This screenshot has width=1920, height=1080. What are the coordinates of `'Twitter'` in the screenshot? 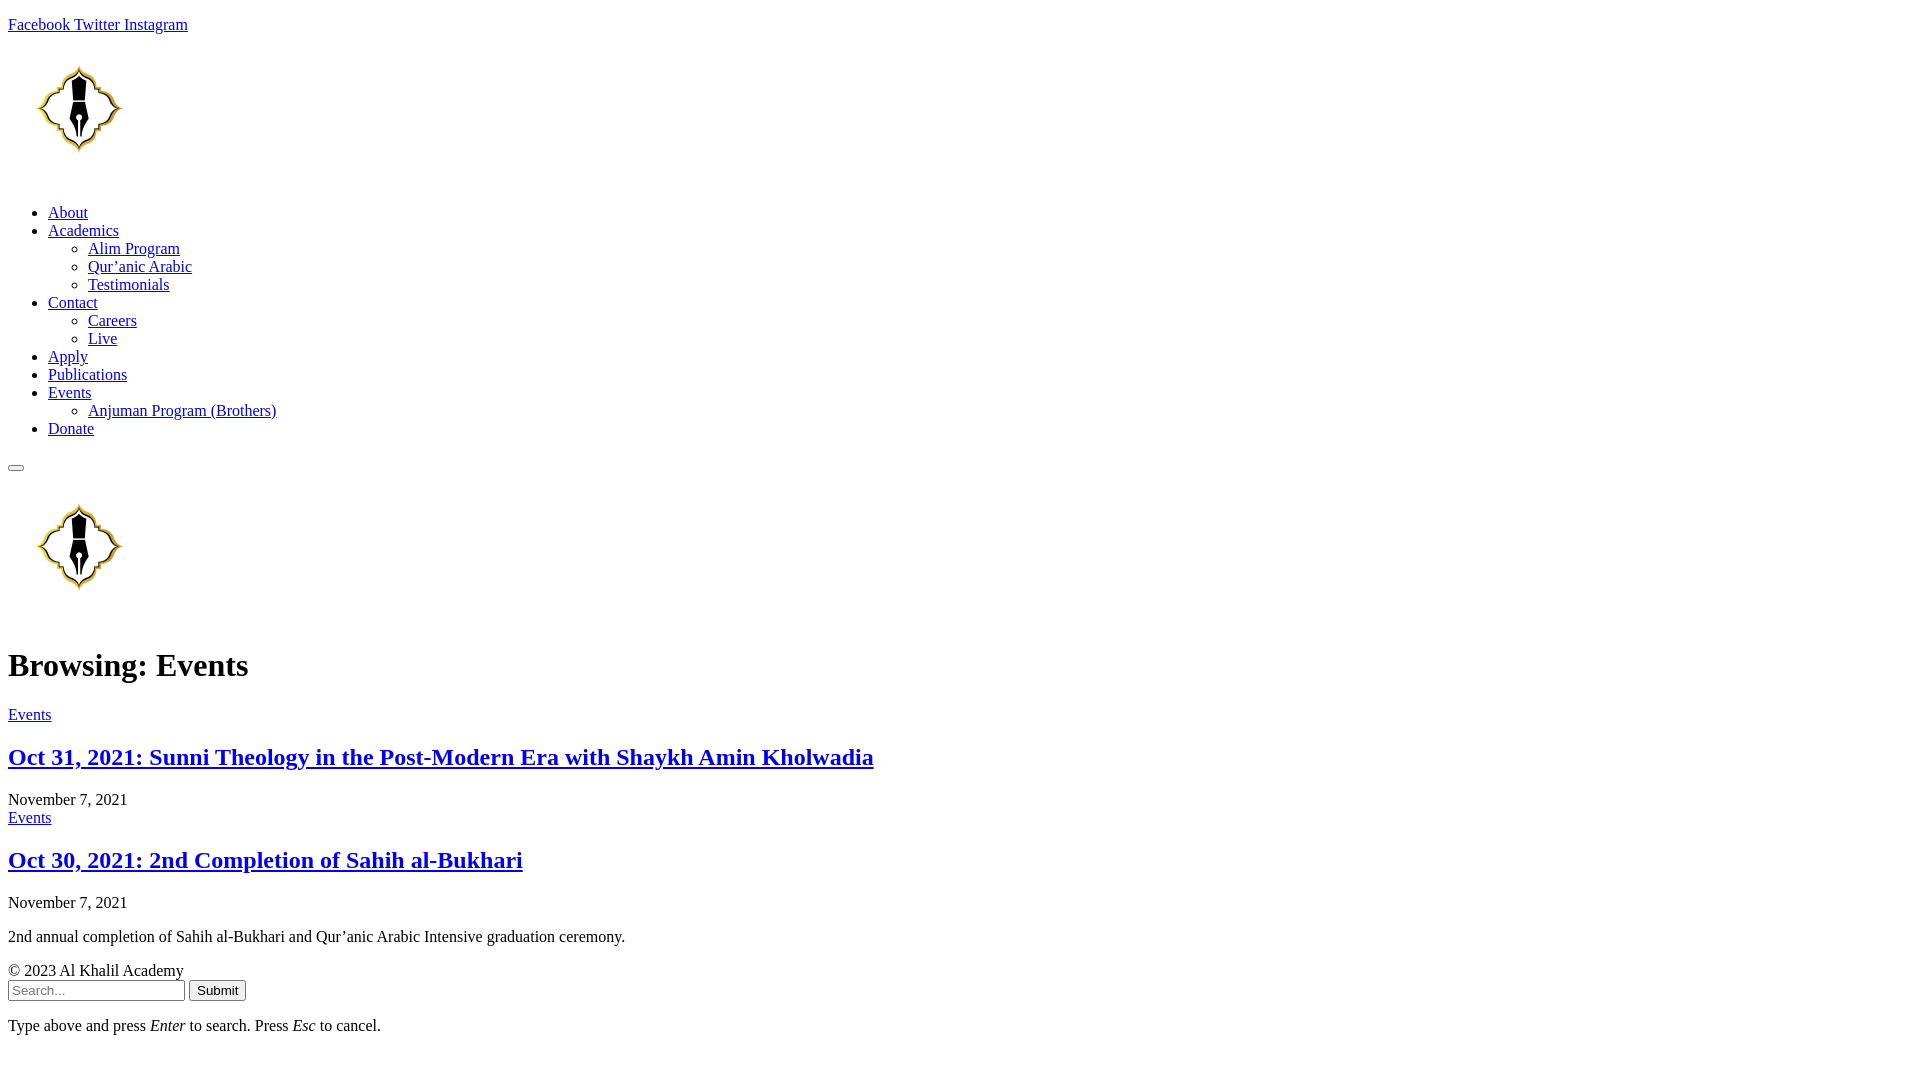 It's located at (98, 24).